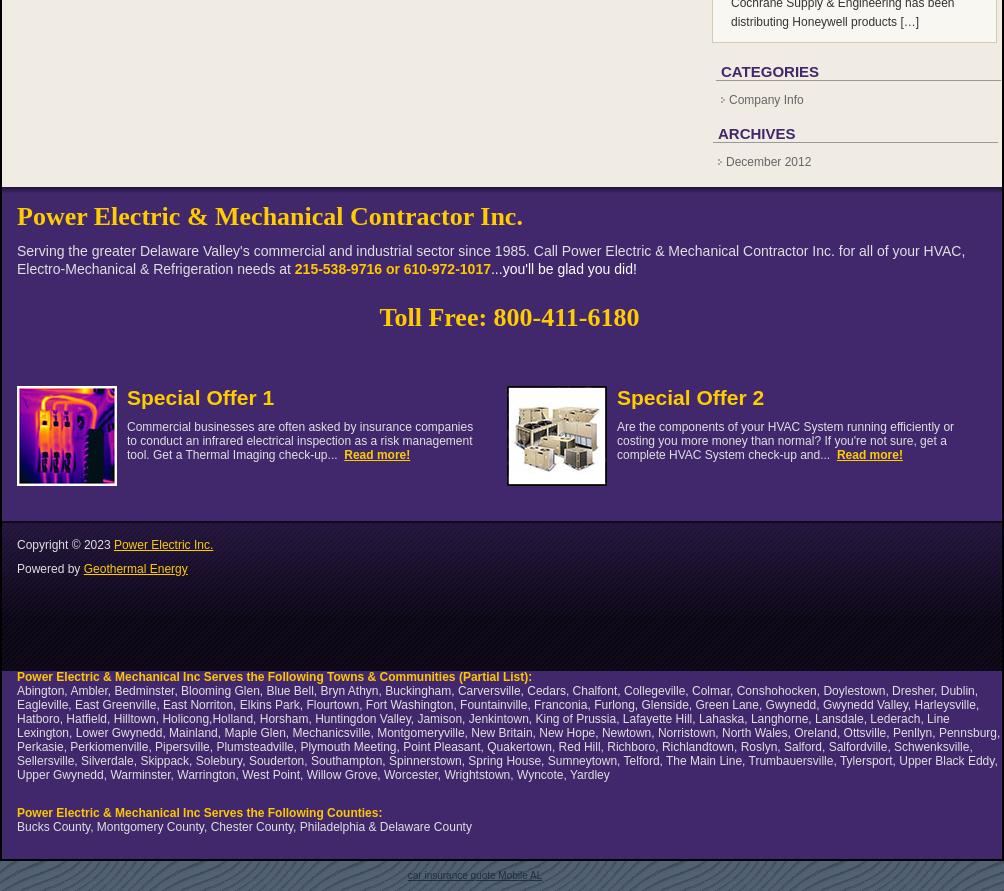 This screenshot has height=891, width=1004. Describe the element at coordinates (269, 216) in the screenshot. I see `'Power Electric & Mechanical Contractor Inc.'` at that location.